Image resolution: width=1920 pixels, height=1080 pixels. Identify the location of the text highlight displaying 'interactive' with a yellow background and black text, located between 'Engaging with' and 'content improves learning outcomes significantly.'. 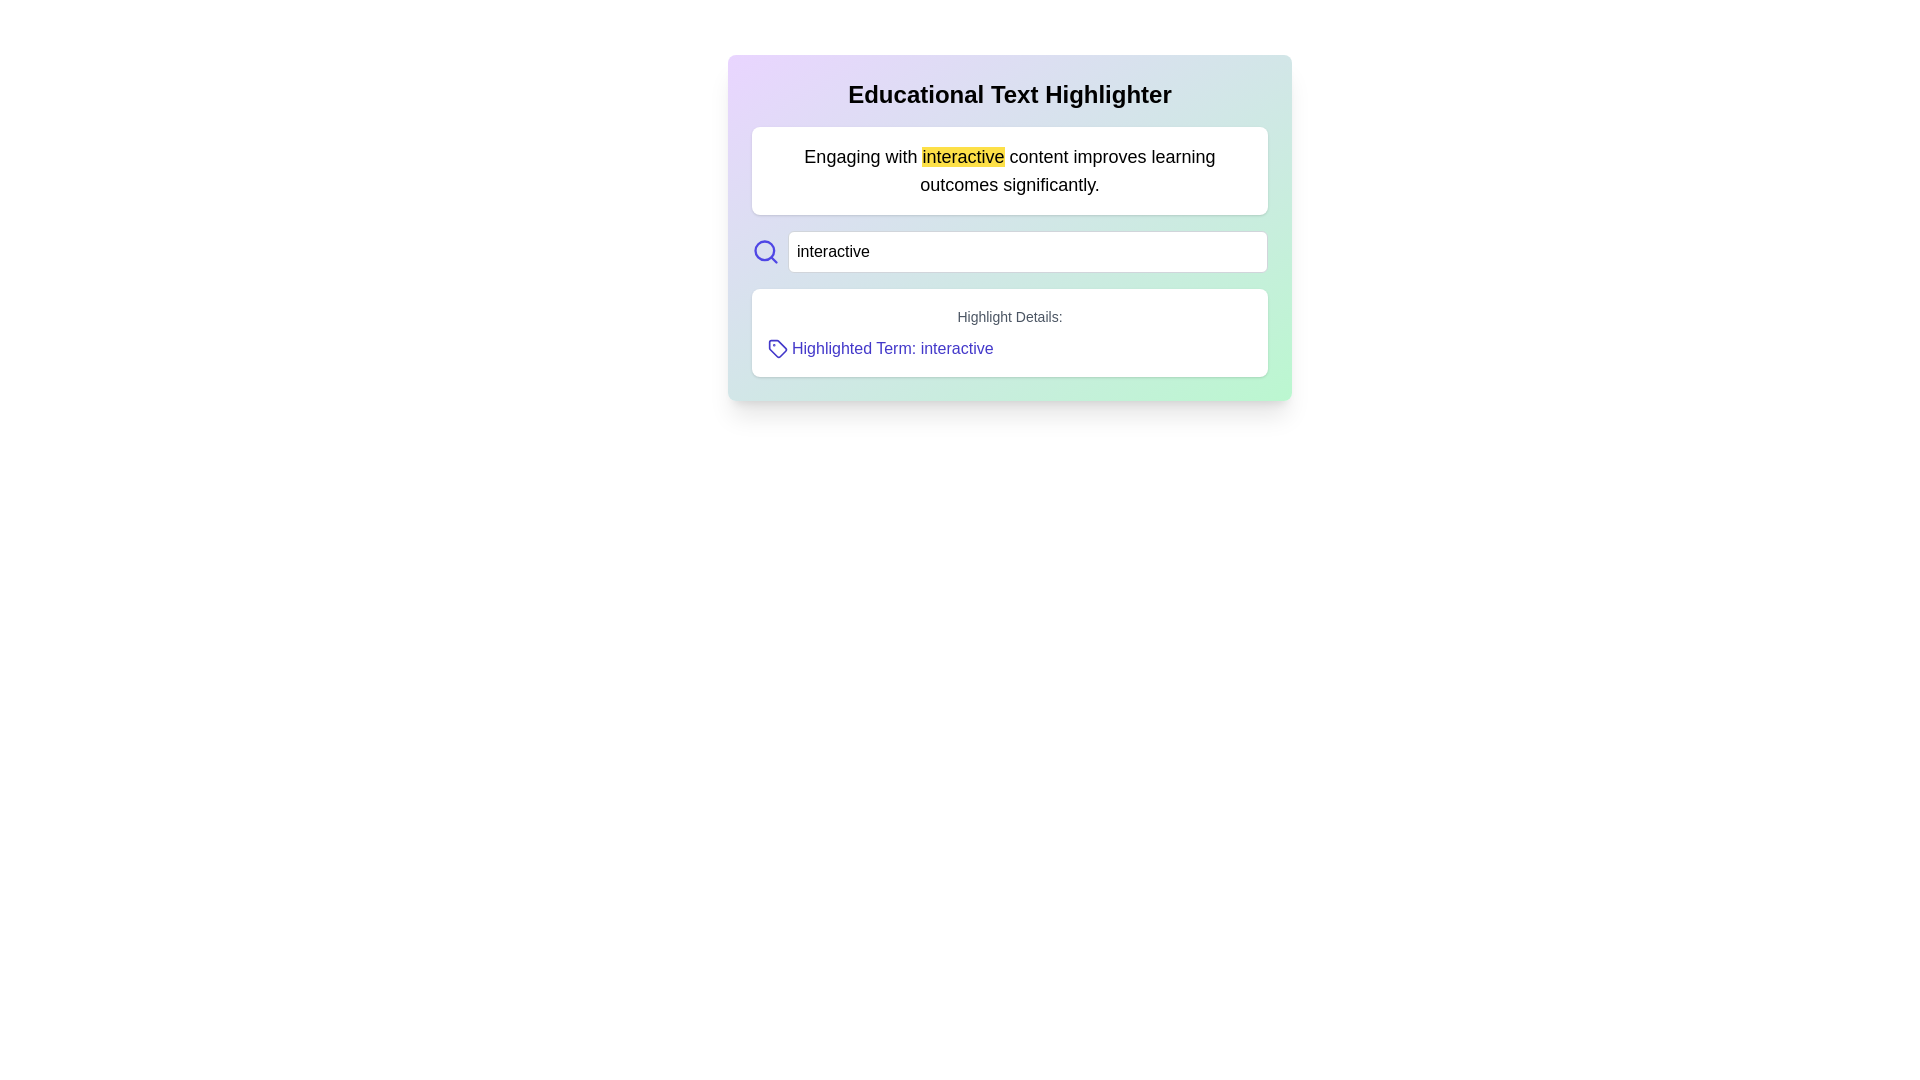
(963, 156).